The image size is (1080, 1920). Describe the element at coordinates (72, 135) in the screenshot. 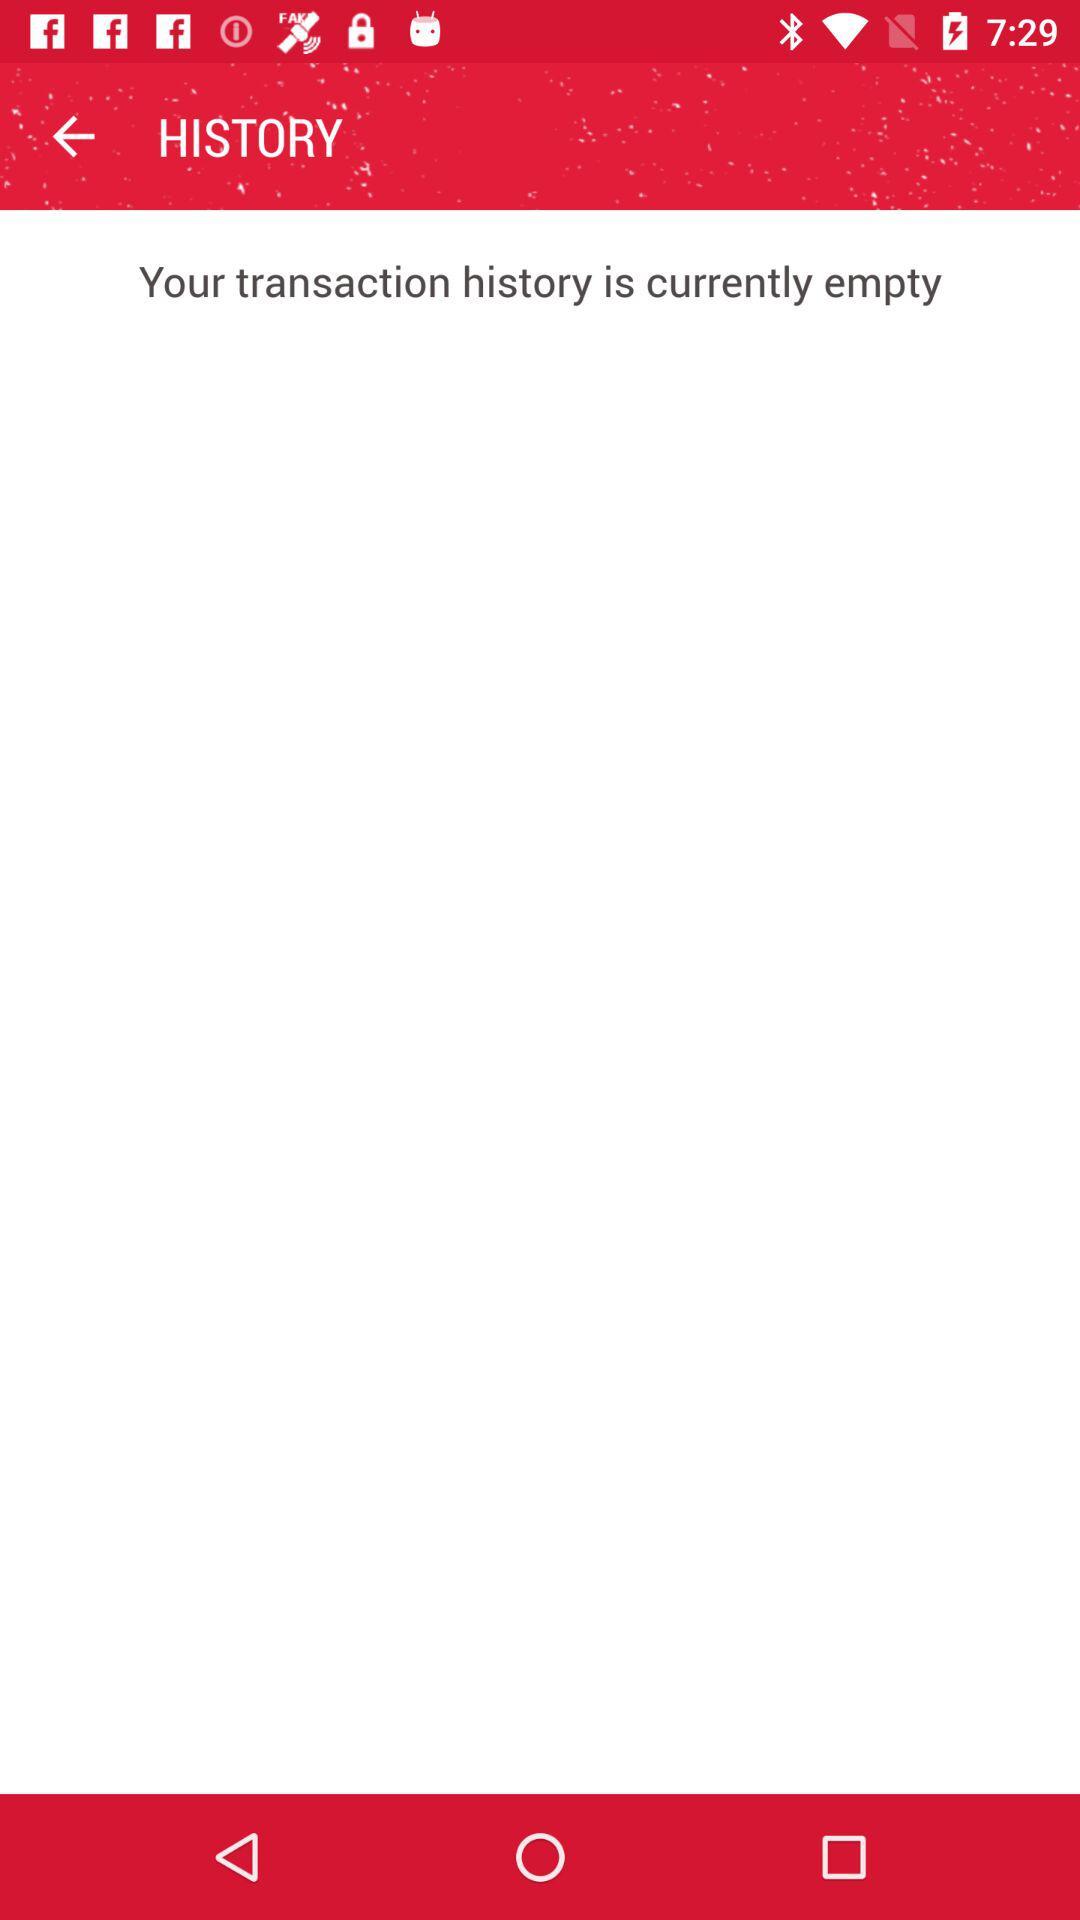

I see `icon next to history icon` at that location.